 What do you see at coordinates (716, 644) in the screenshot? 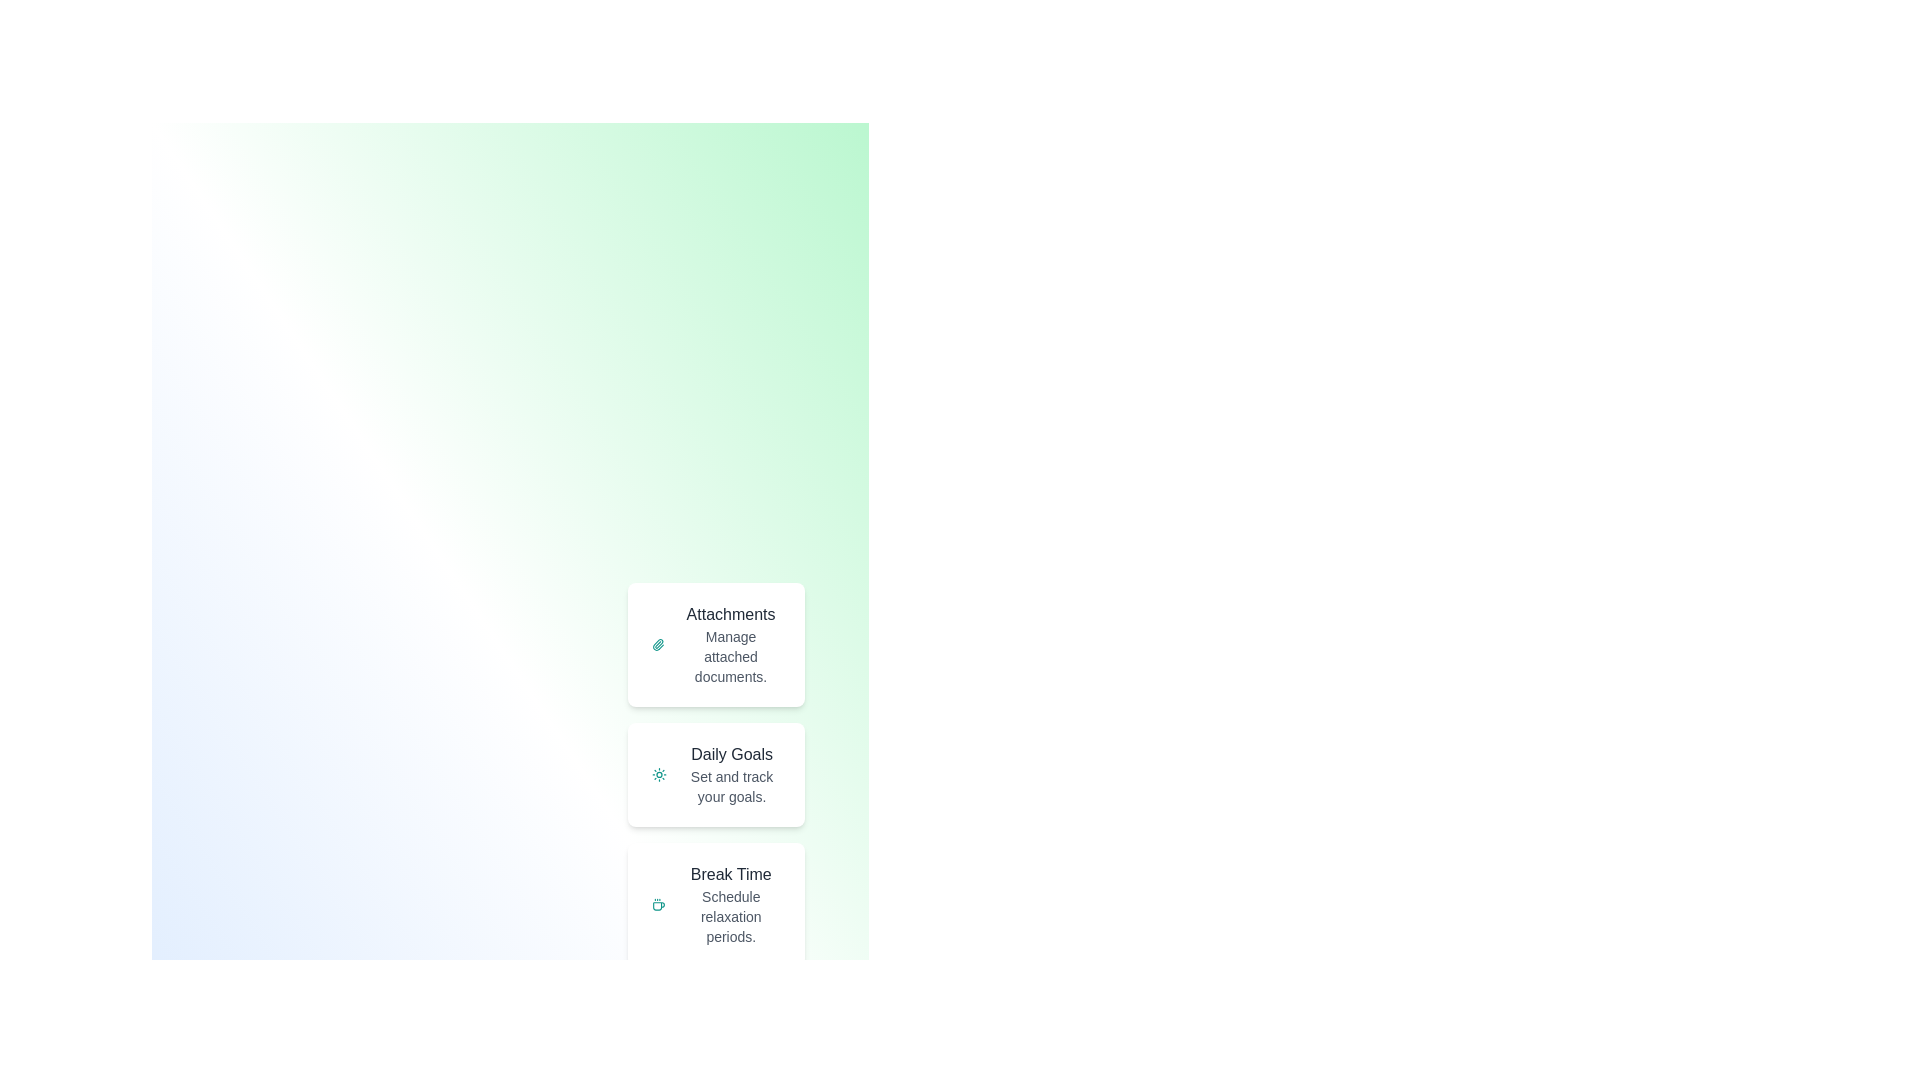
I see `the speed dial option Attachments to access its functionality` at bounding box center [716, 644].